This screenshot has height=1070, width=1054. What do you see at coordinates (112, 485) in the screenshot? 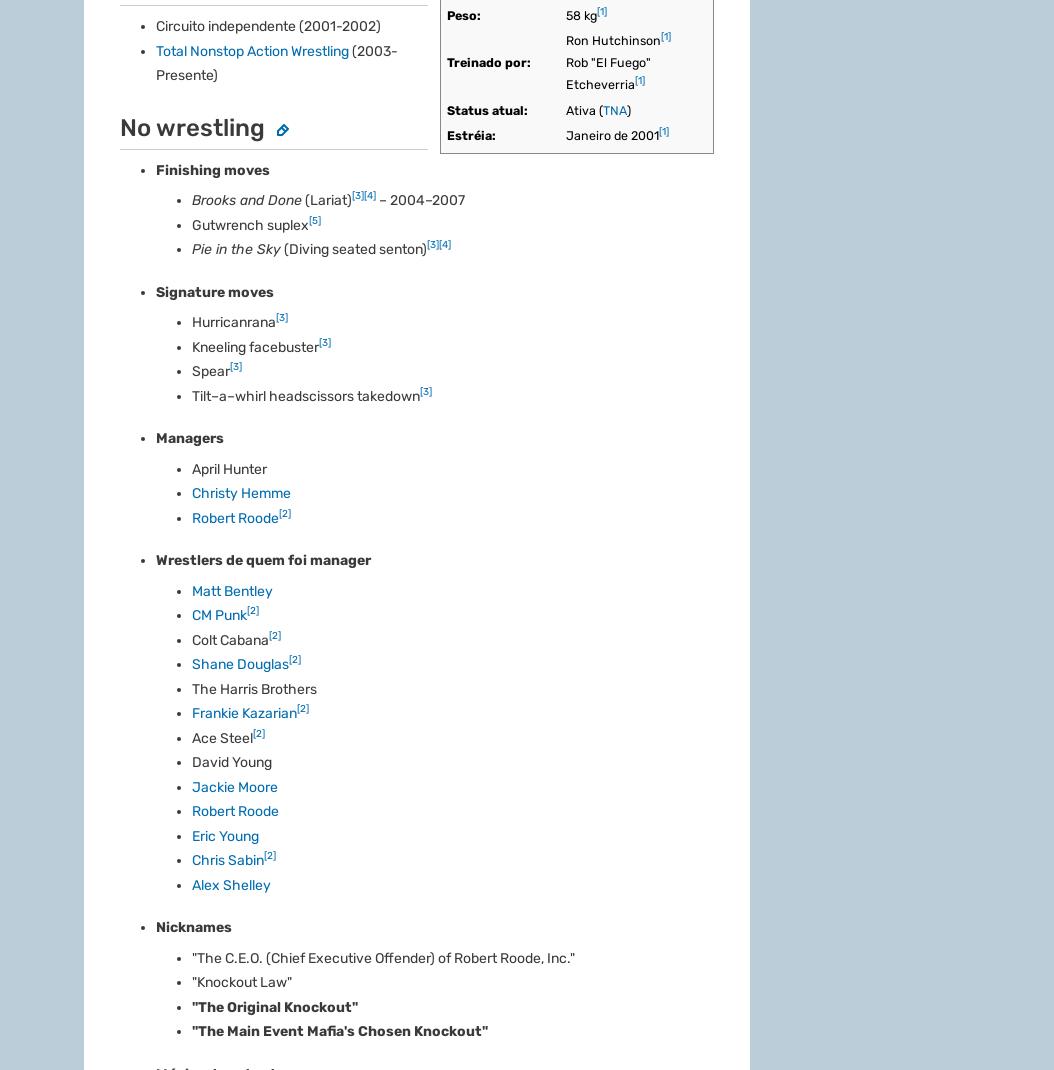
I see `'Carreiras'` at bounding box center [112, 485].